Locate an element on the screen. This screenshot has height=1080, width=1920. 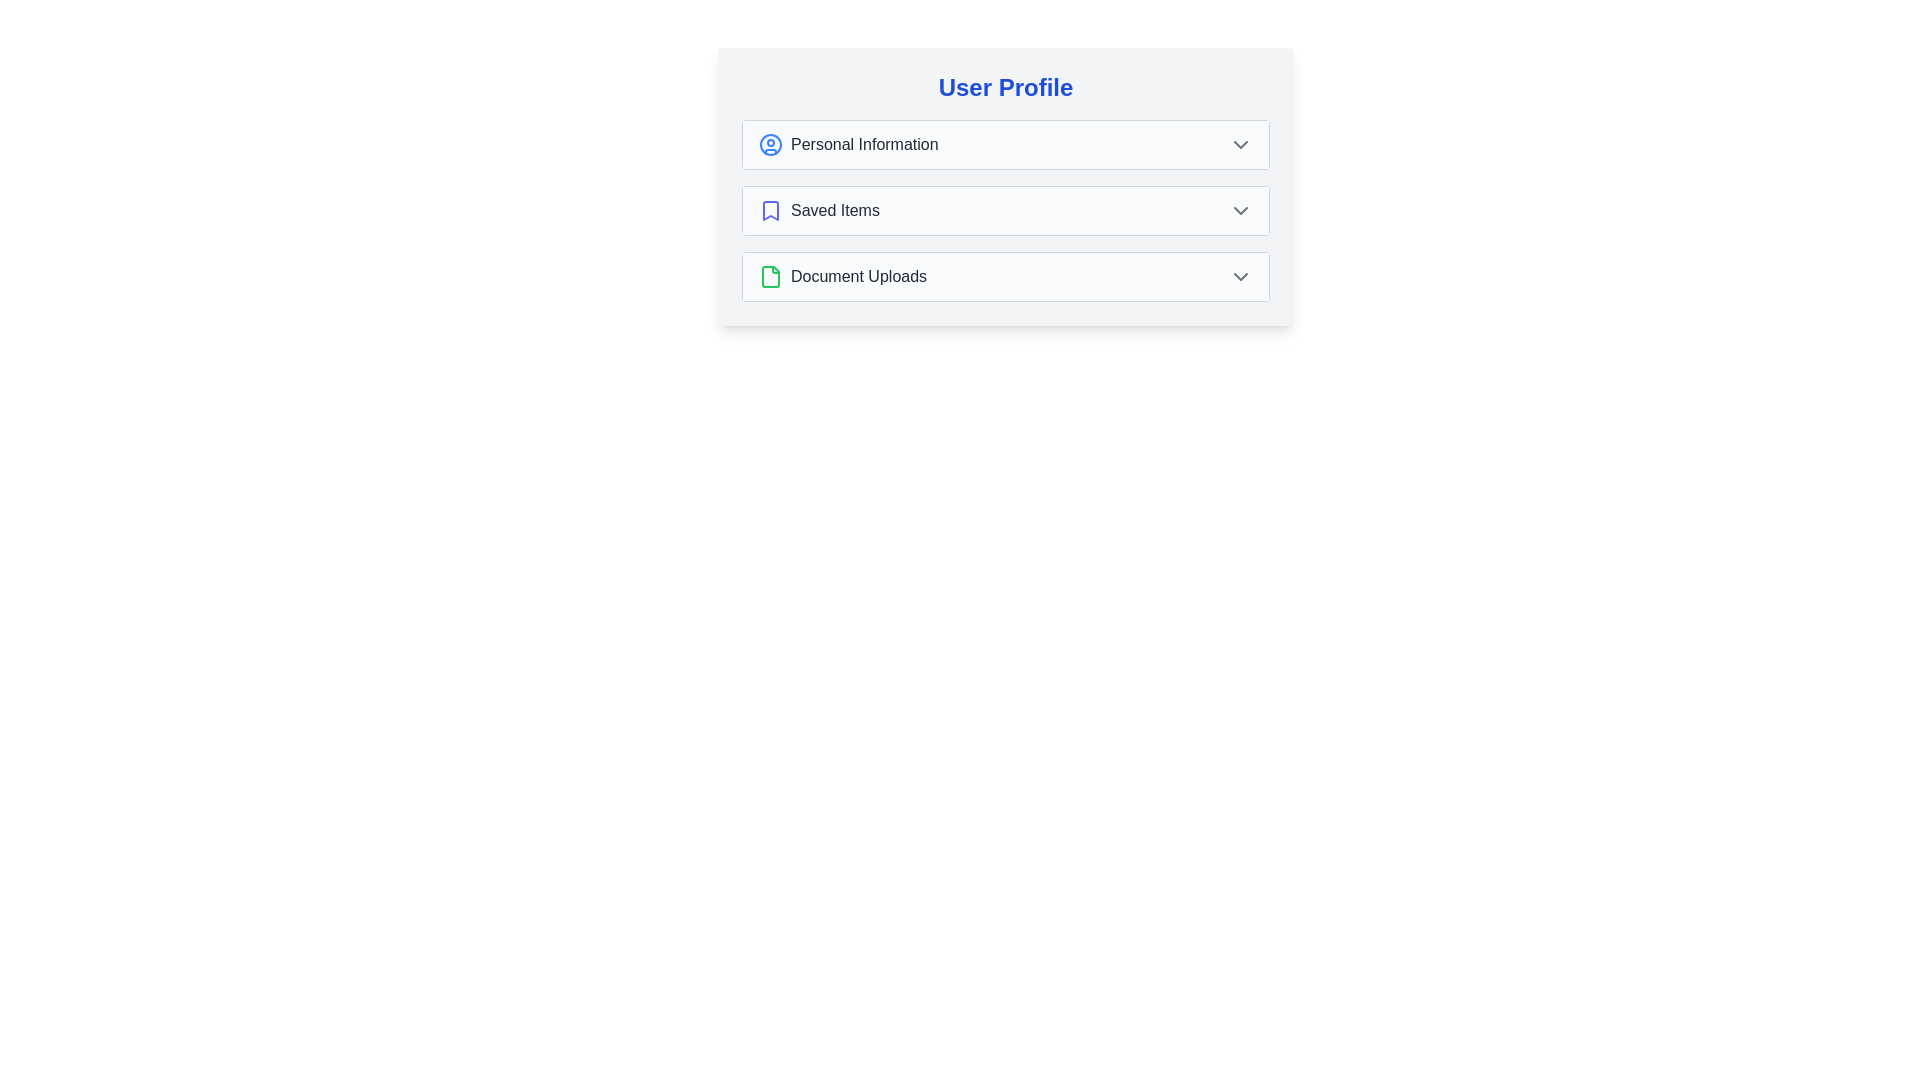
the circular SVG graphic icon that symbolizes user information, located in the left section of the 'Personal Information' option in the 'User Profile' card is located at coordinates (770, 144).